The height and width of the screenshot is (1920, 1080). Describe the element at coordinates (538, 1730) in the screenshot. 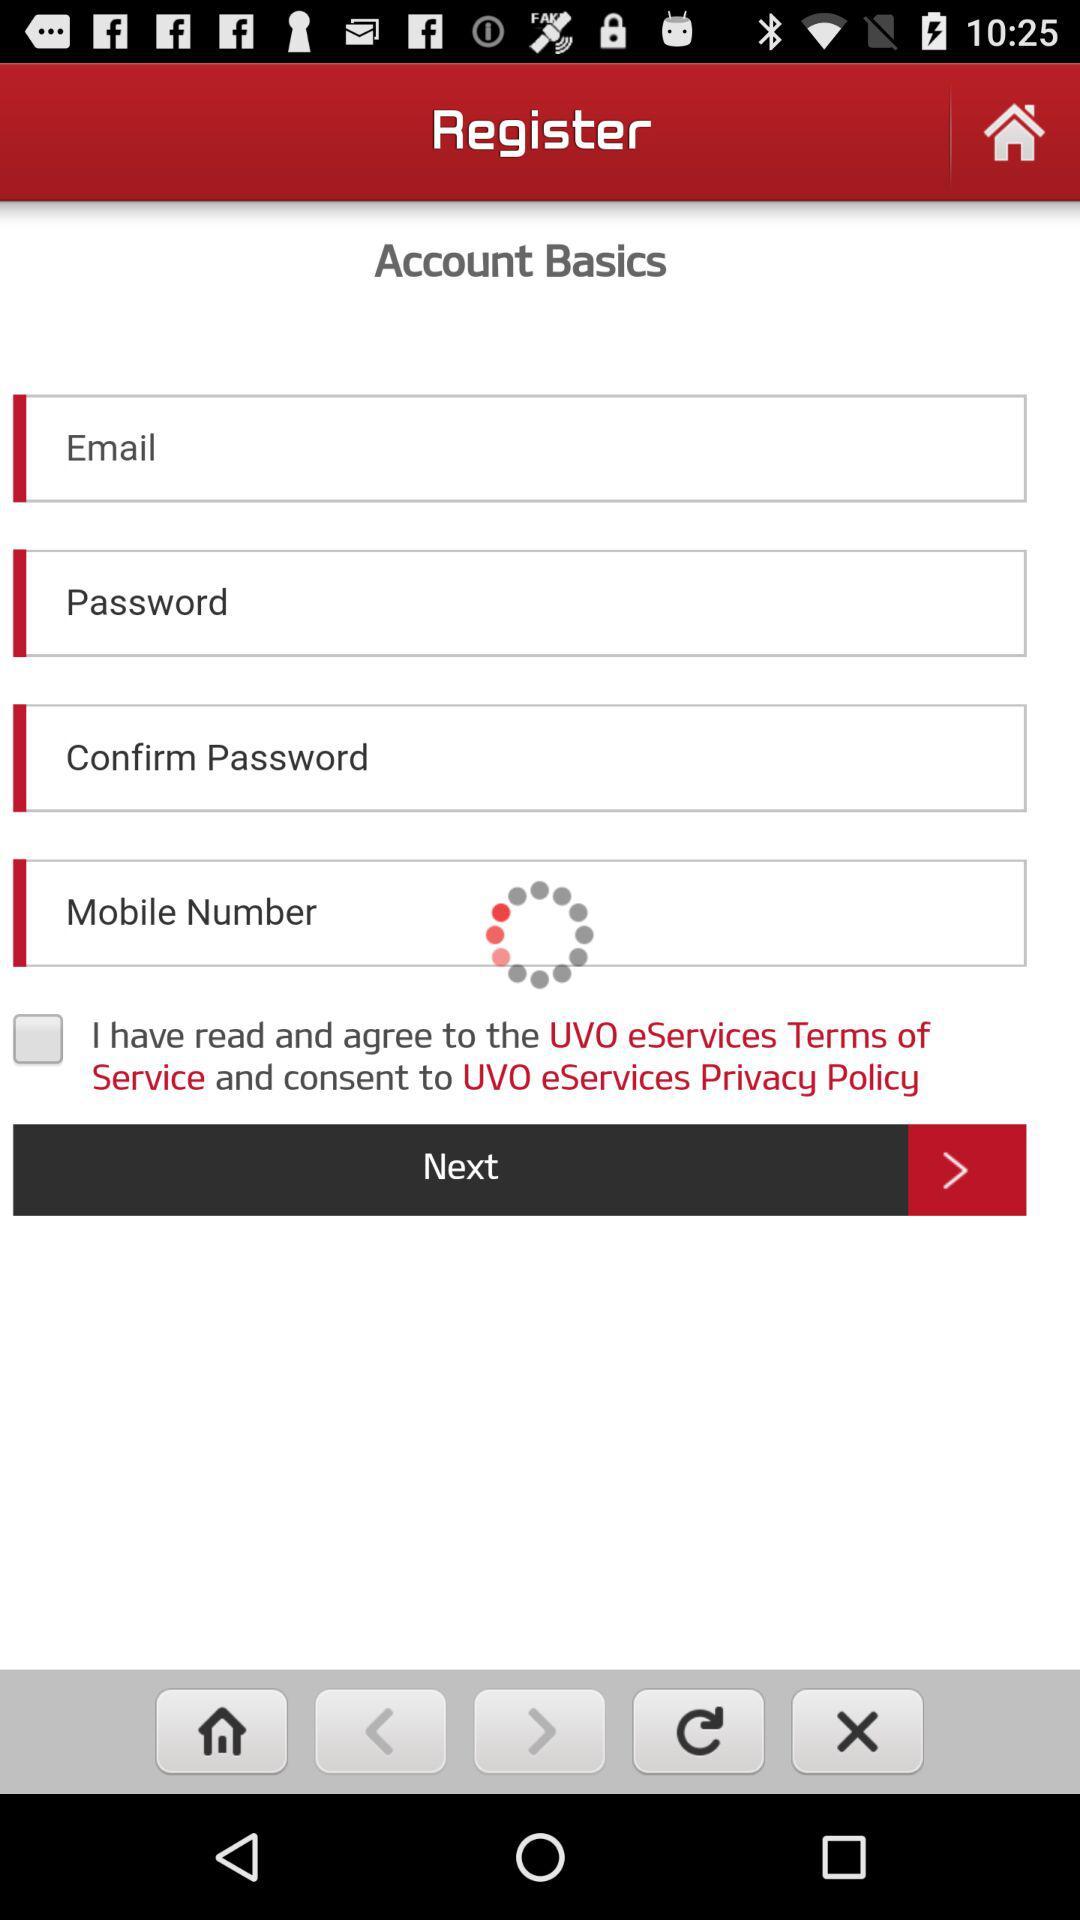

I see `next page` at that location.